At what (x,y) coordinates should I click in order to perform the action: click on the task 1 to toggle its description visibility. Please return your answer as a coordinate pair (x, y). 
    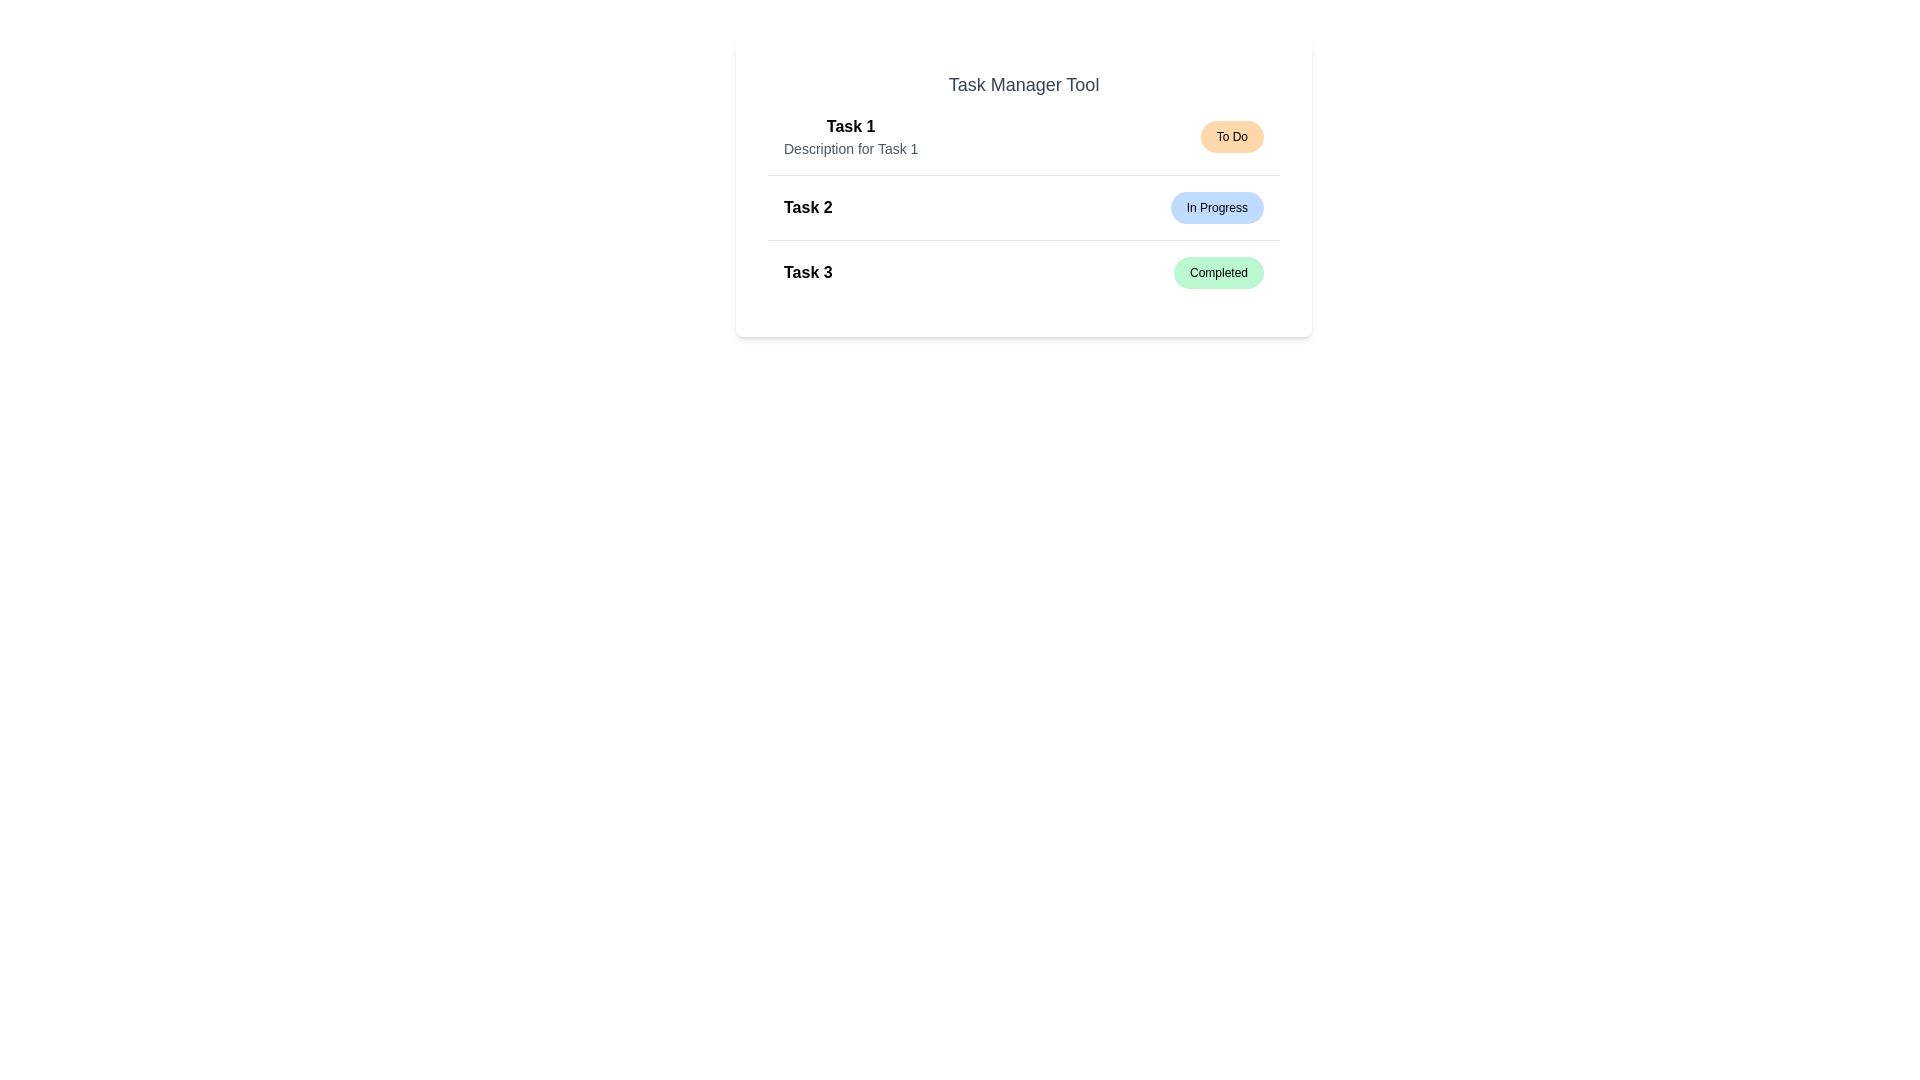
    Looking at the image, I should click on (1023, 136).